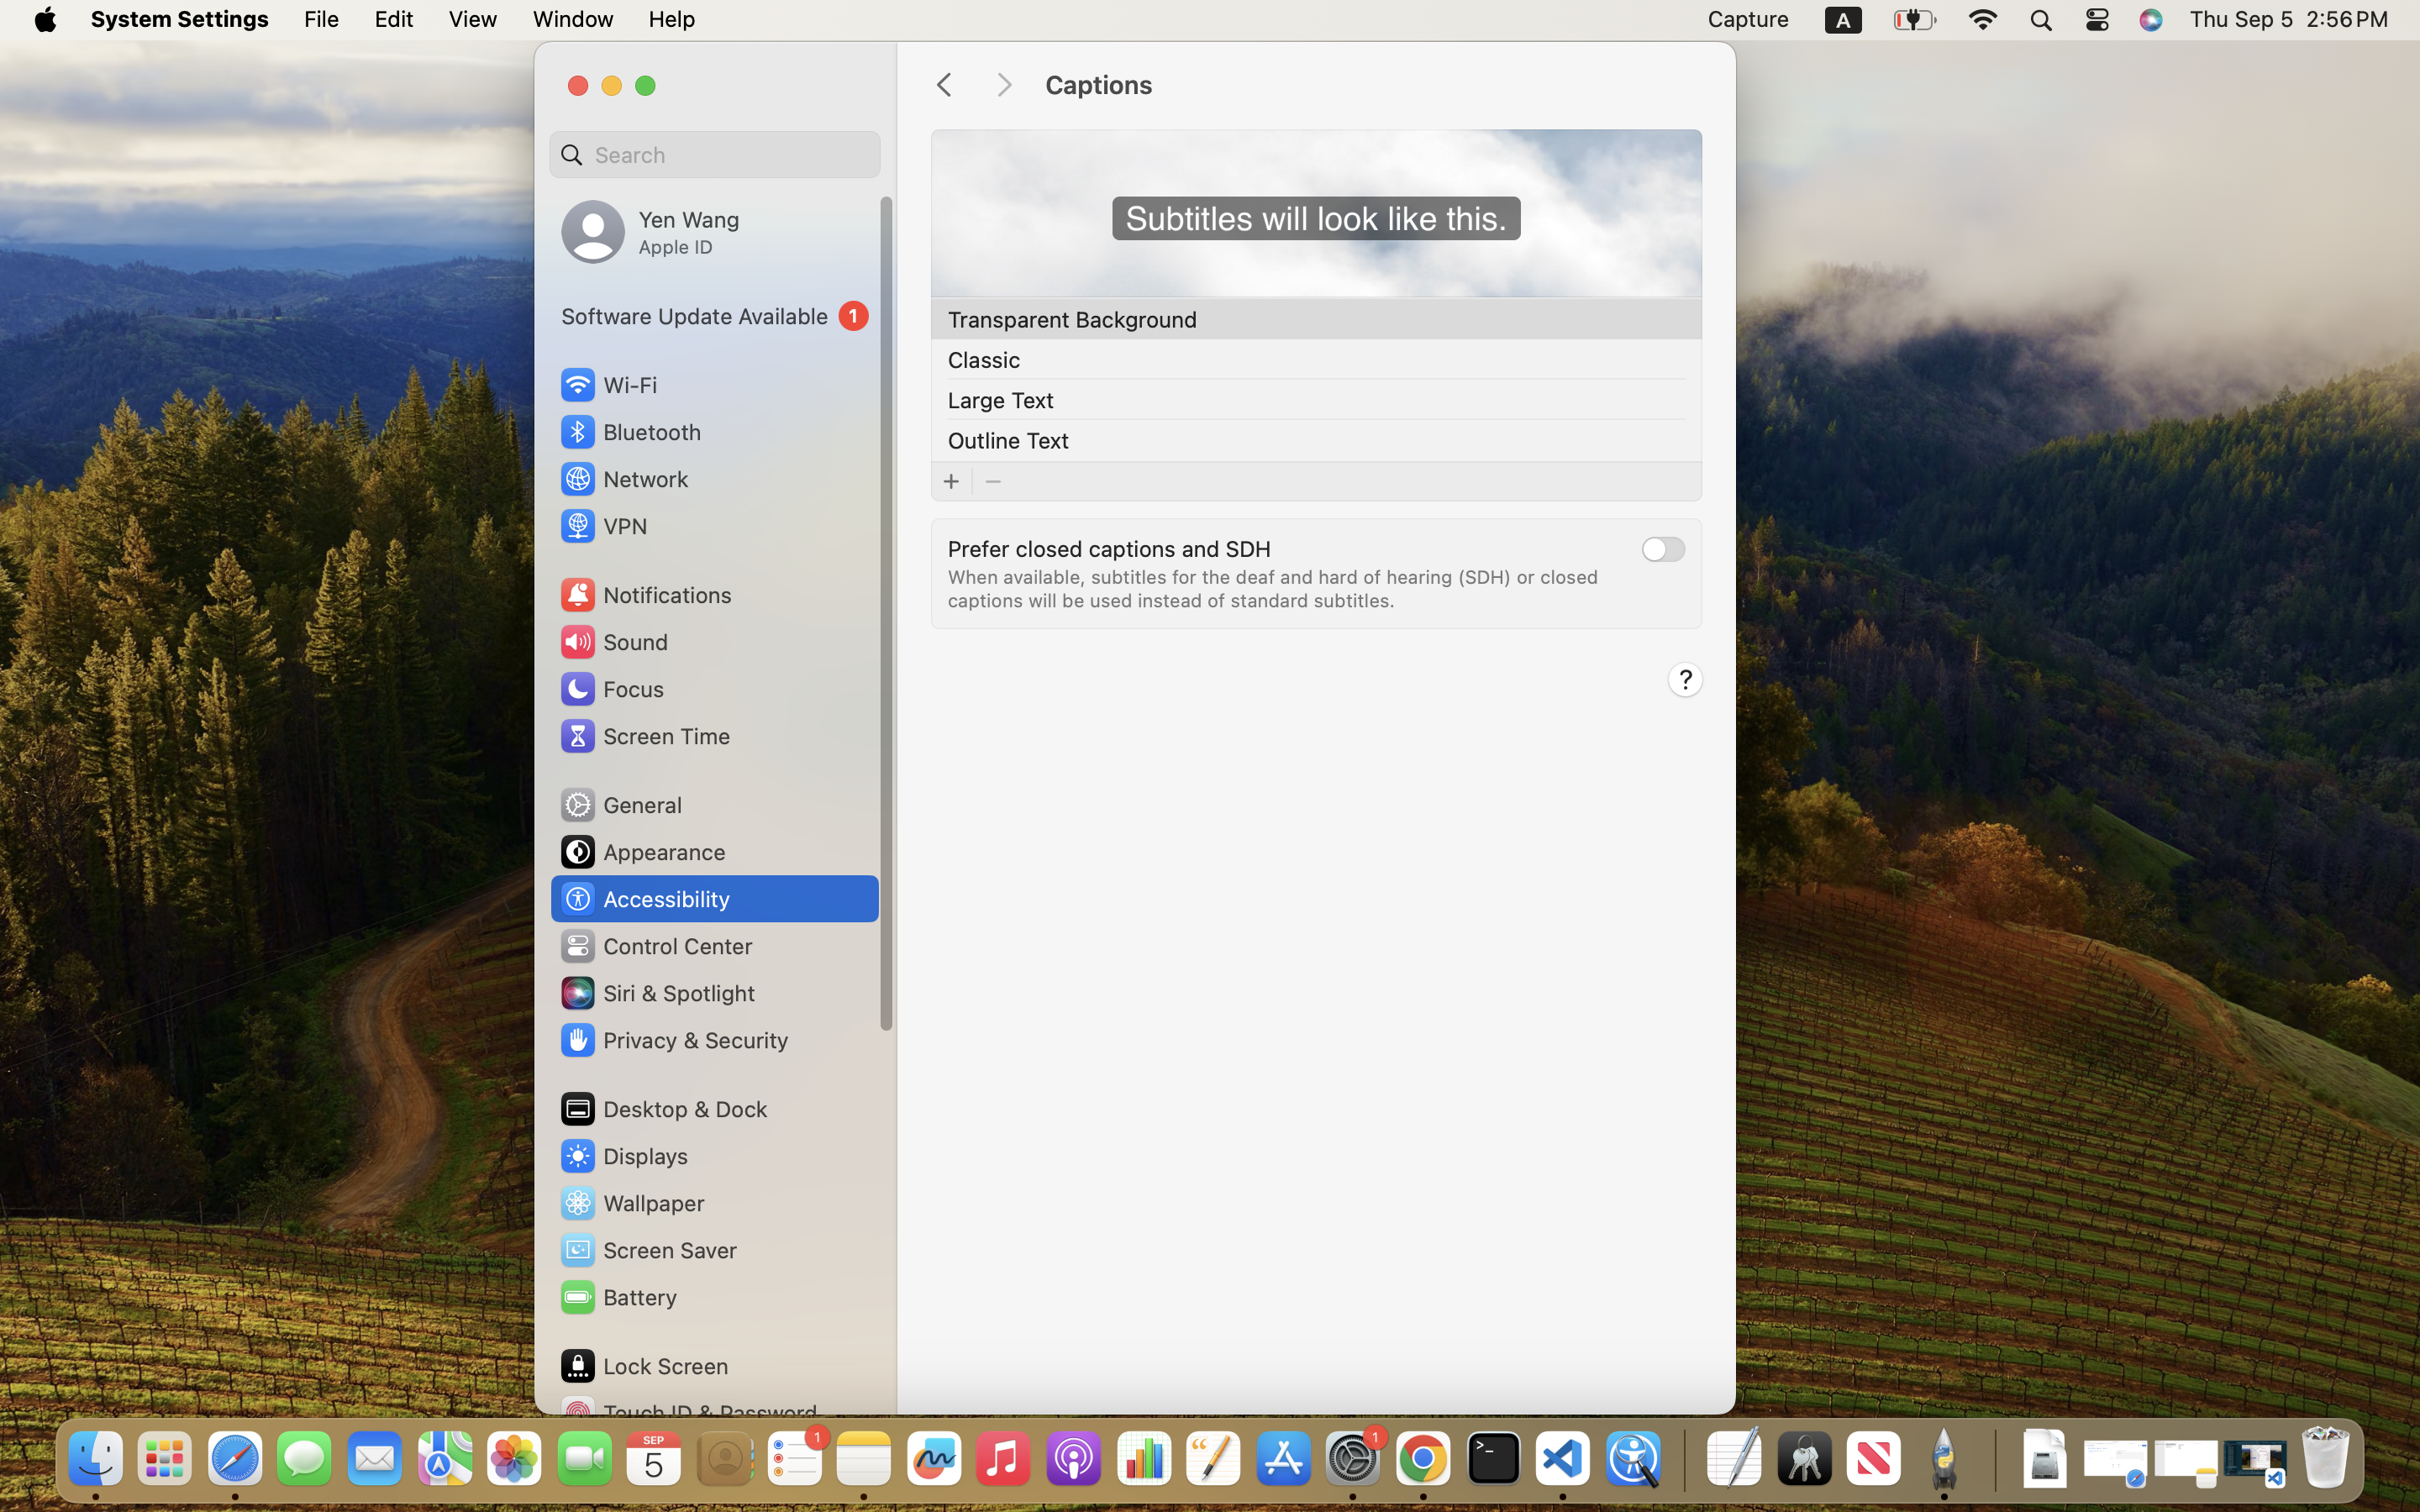 The image size is (2420, 1512). I want to click on 'Displays', so click(623, 1154).